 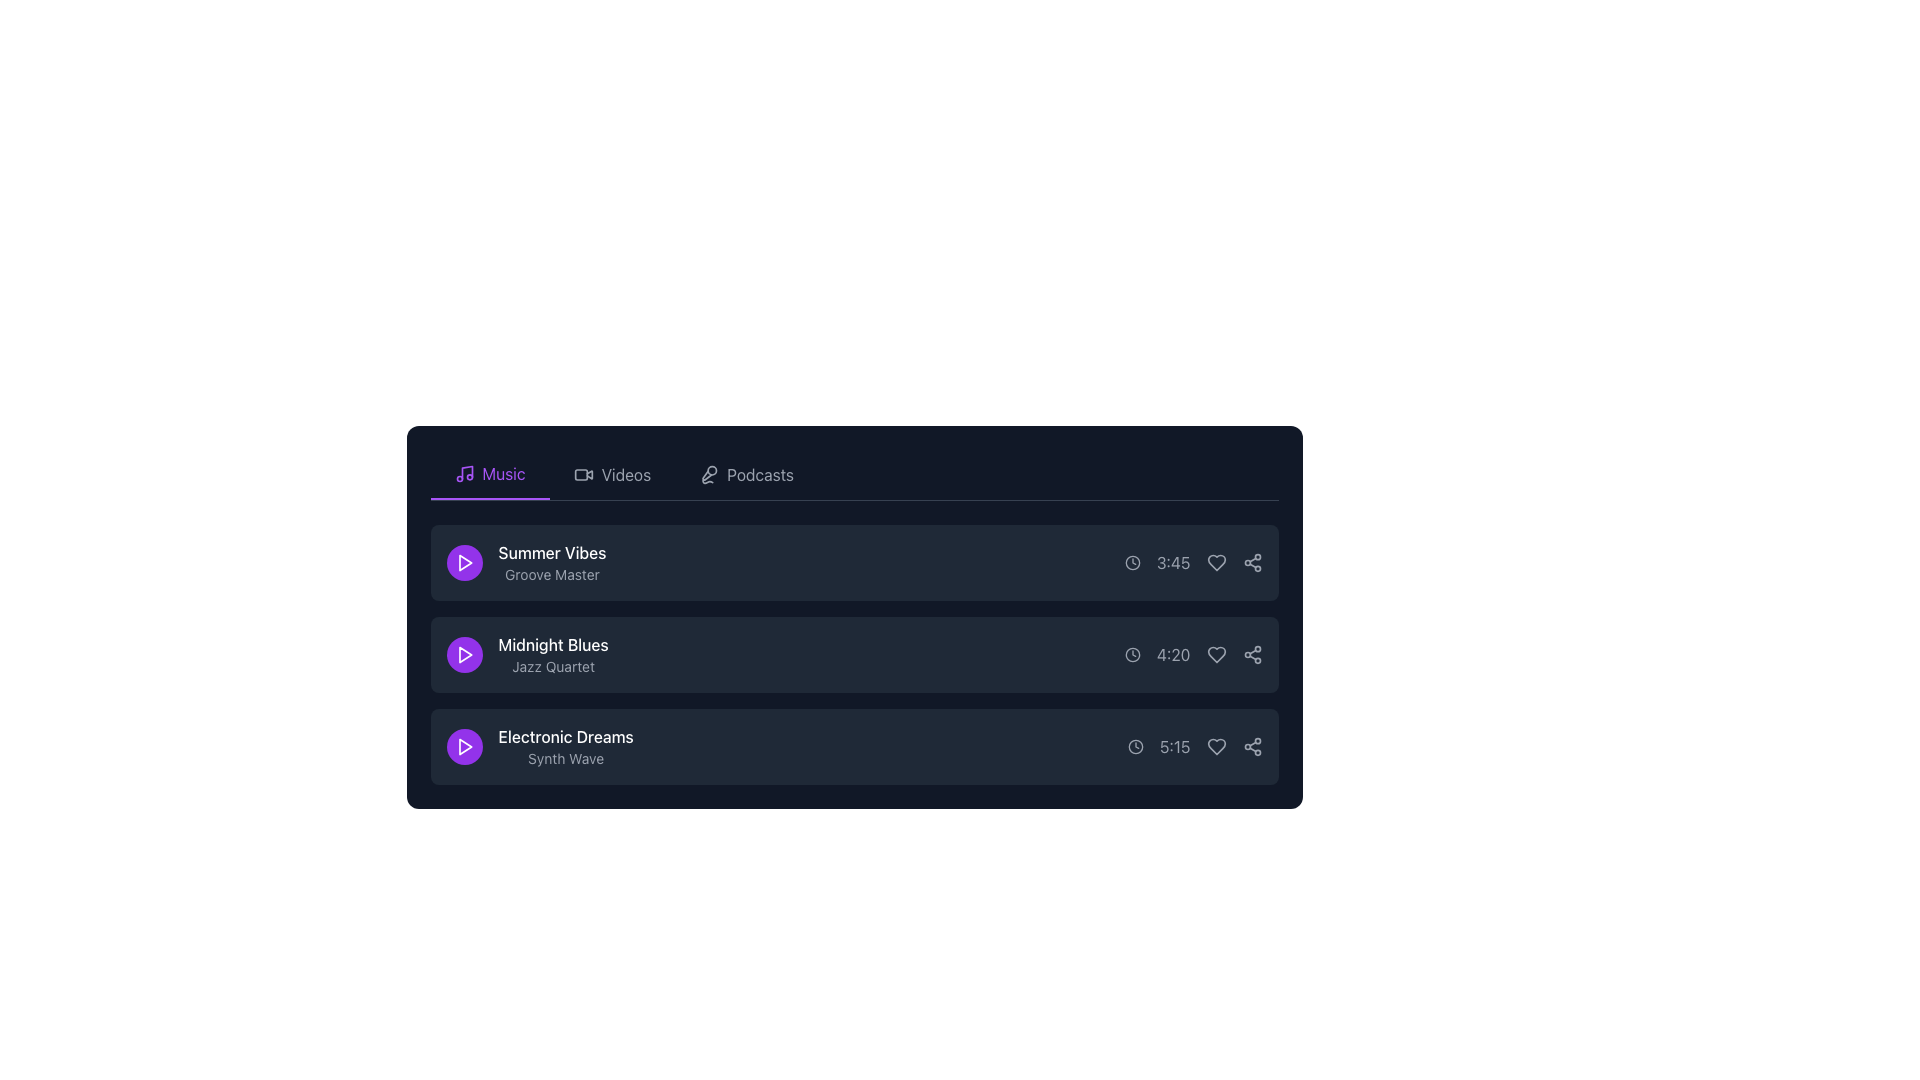 I want to click on the title and artist text of the first song entry, so click(x=526, y=563).